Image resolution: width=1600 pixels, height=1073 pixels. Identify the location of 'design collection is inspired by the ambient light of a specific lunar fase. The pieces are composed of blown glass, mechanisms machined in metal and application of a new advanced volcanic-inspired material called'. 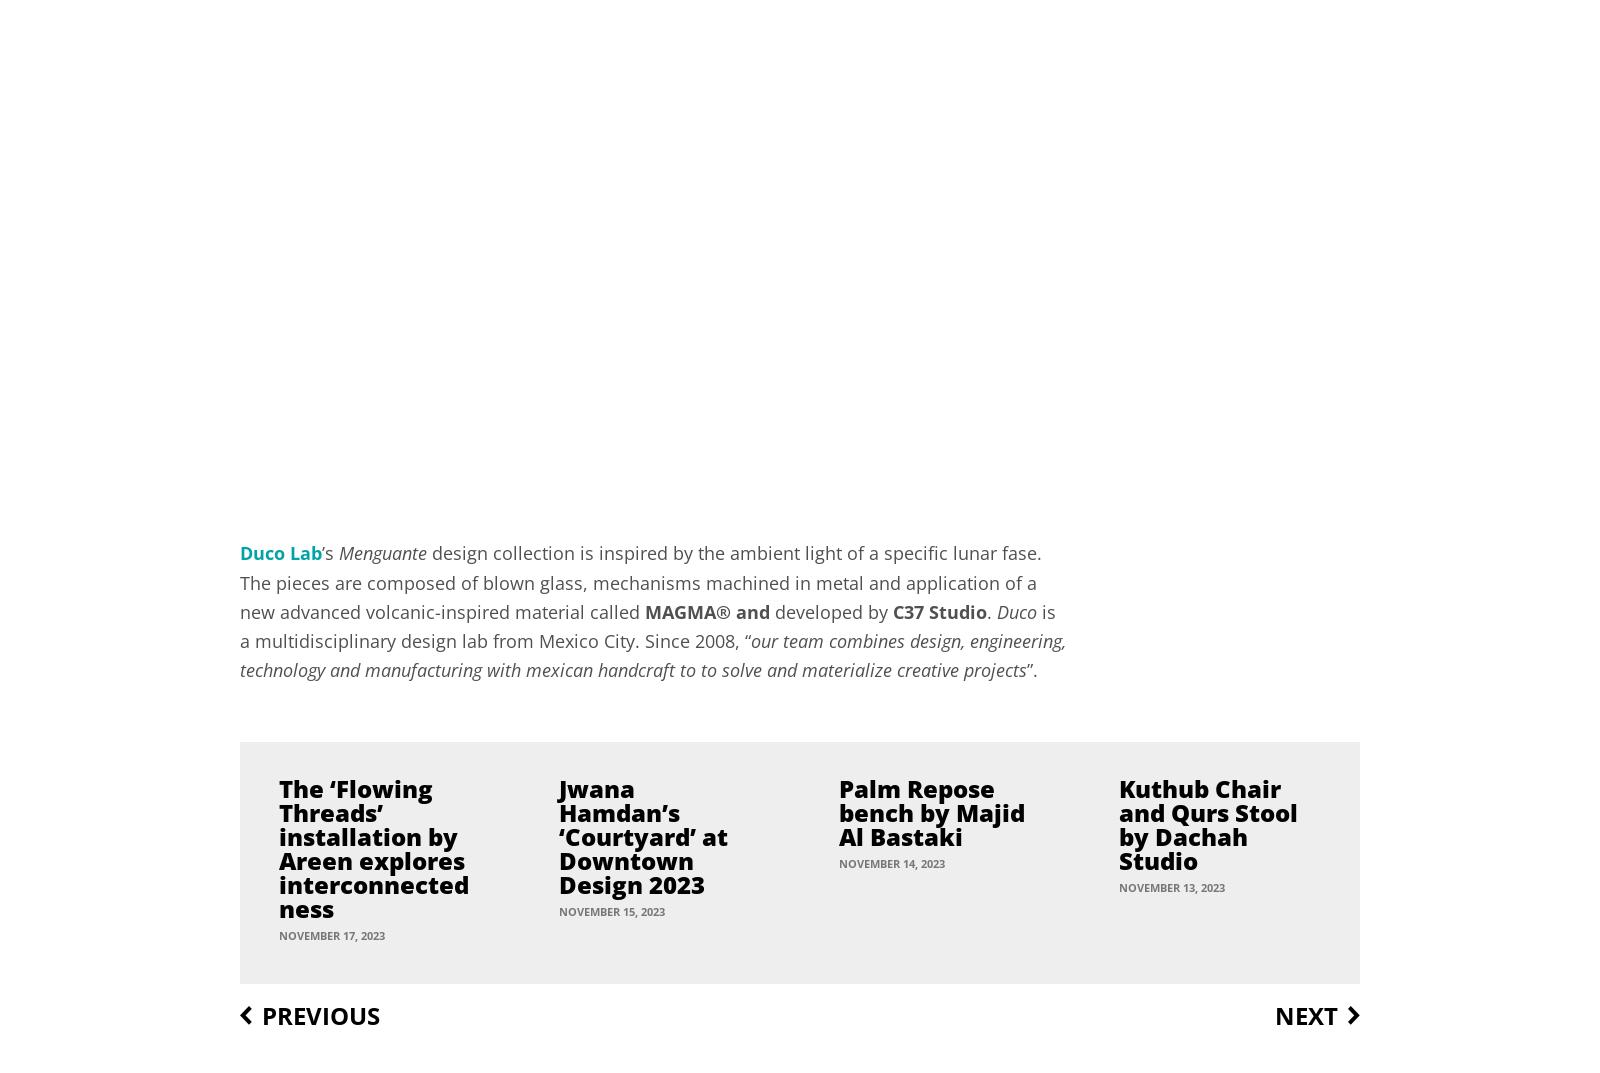
(240, 581).